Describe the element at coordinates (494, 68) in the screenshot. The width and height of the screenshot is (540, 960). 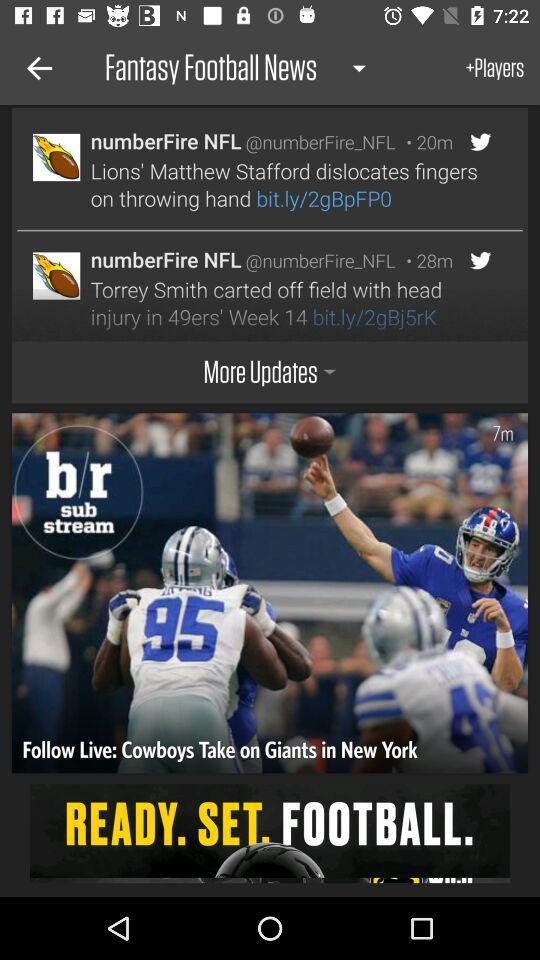
I see `icon to the right of the fantasy football news` at that location.